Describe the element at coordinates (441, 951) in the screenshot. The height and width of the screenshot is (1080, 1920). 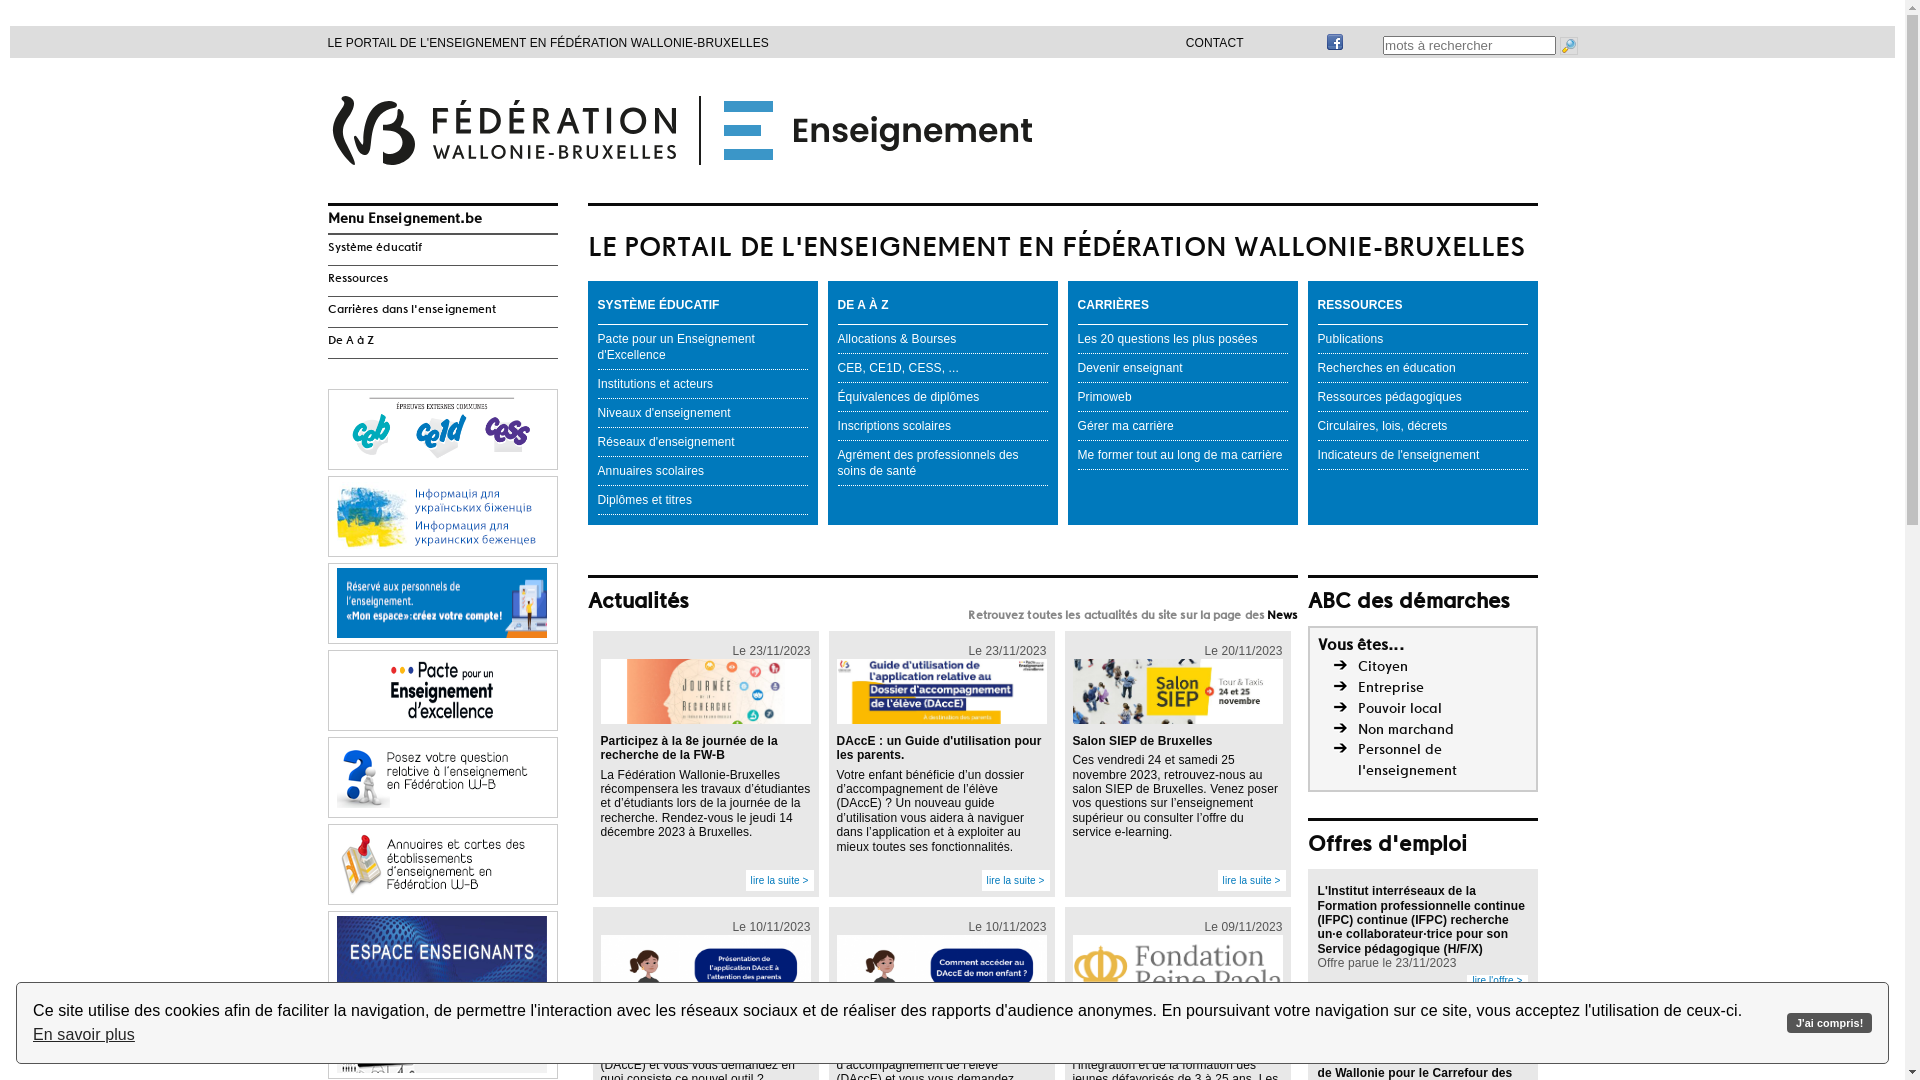
I see `'lien vers la page espace enseignant                  '` at that location.